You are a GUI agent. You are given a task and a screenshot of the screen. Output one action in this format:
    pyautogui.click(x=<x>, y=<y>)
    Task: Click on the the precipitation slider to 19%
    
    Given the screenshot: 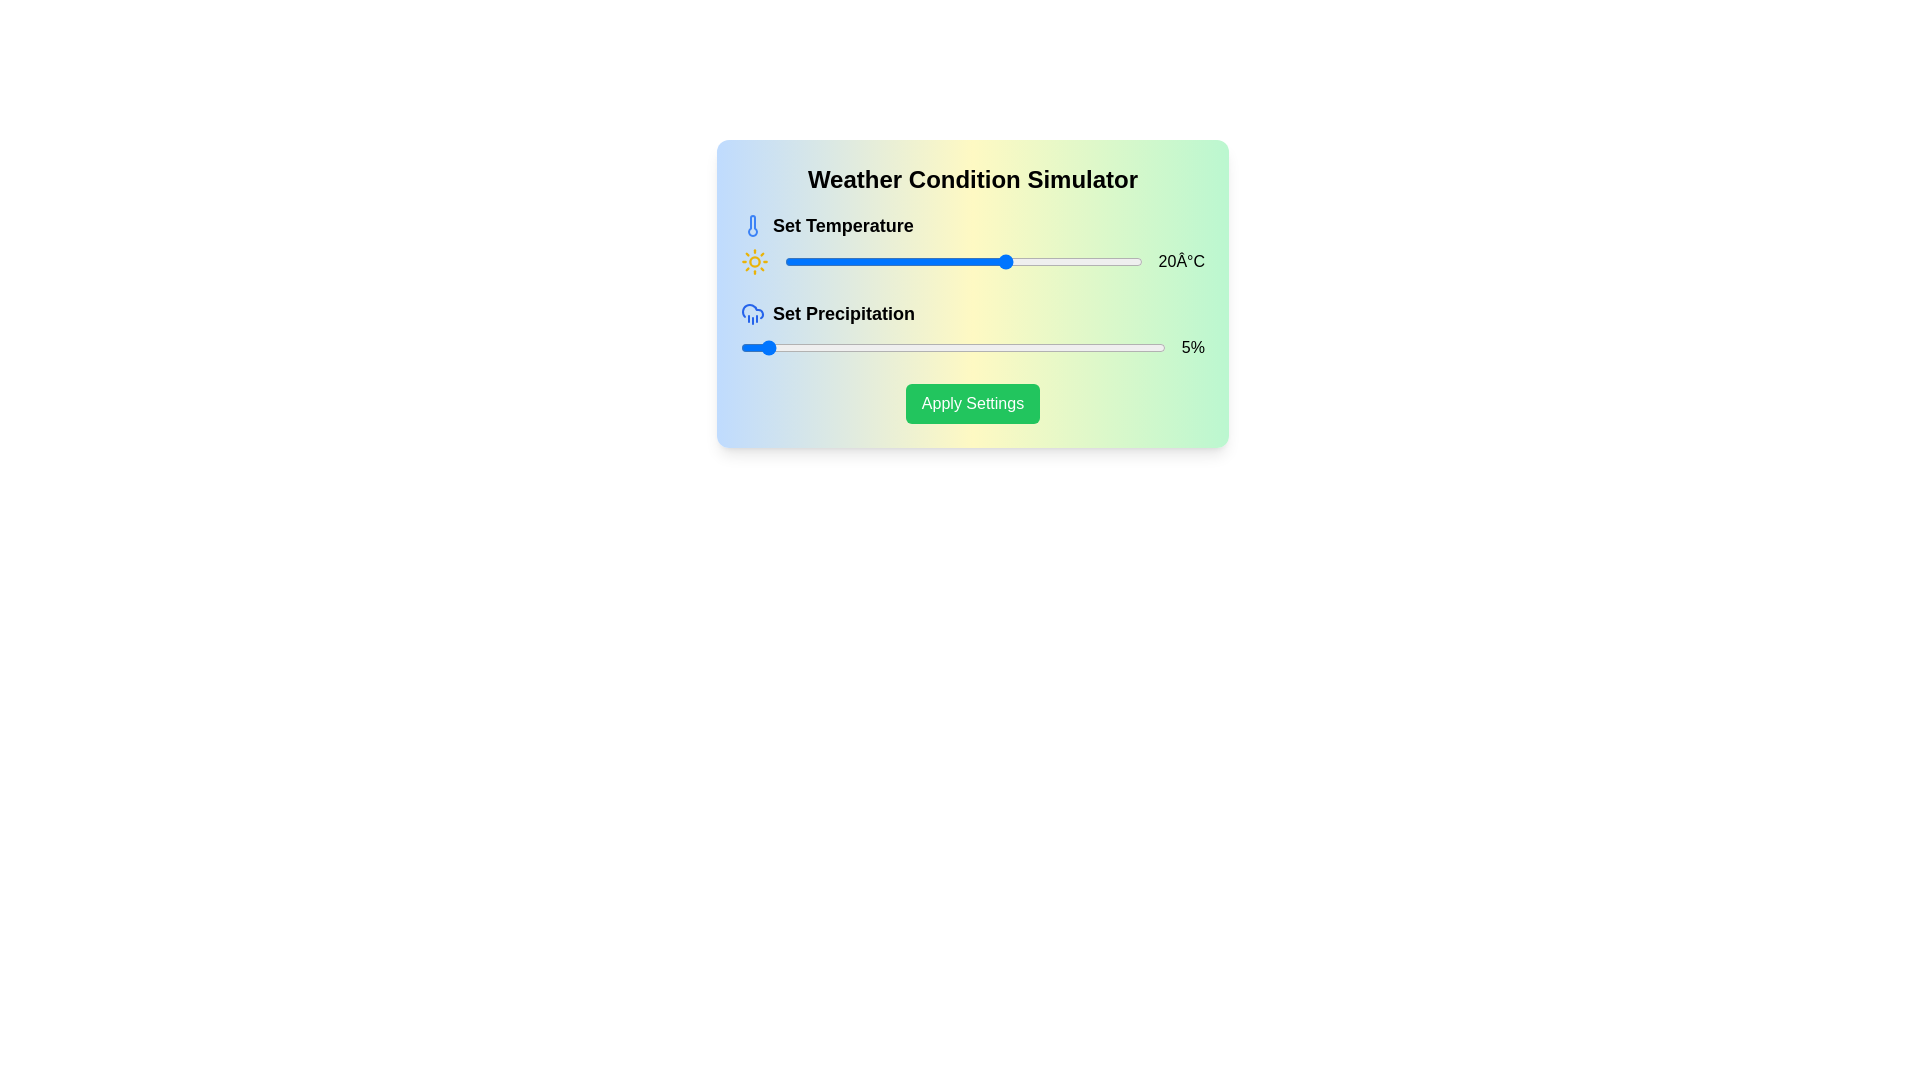 What is the action you would take?
    pyautogui.click(x=821, y=346)
    